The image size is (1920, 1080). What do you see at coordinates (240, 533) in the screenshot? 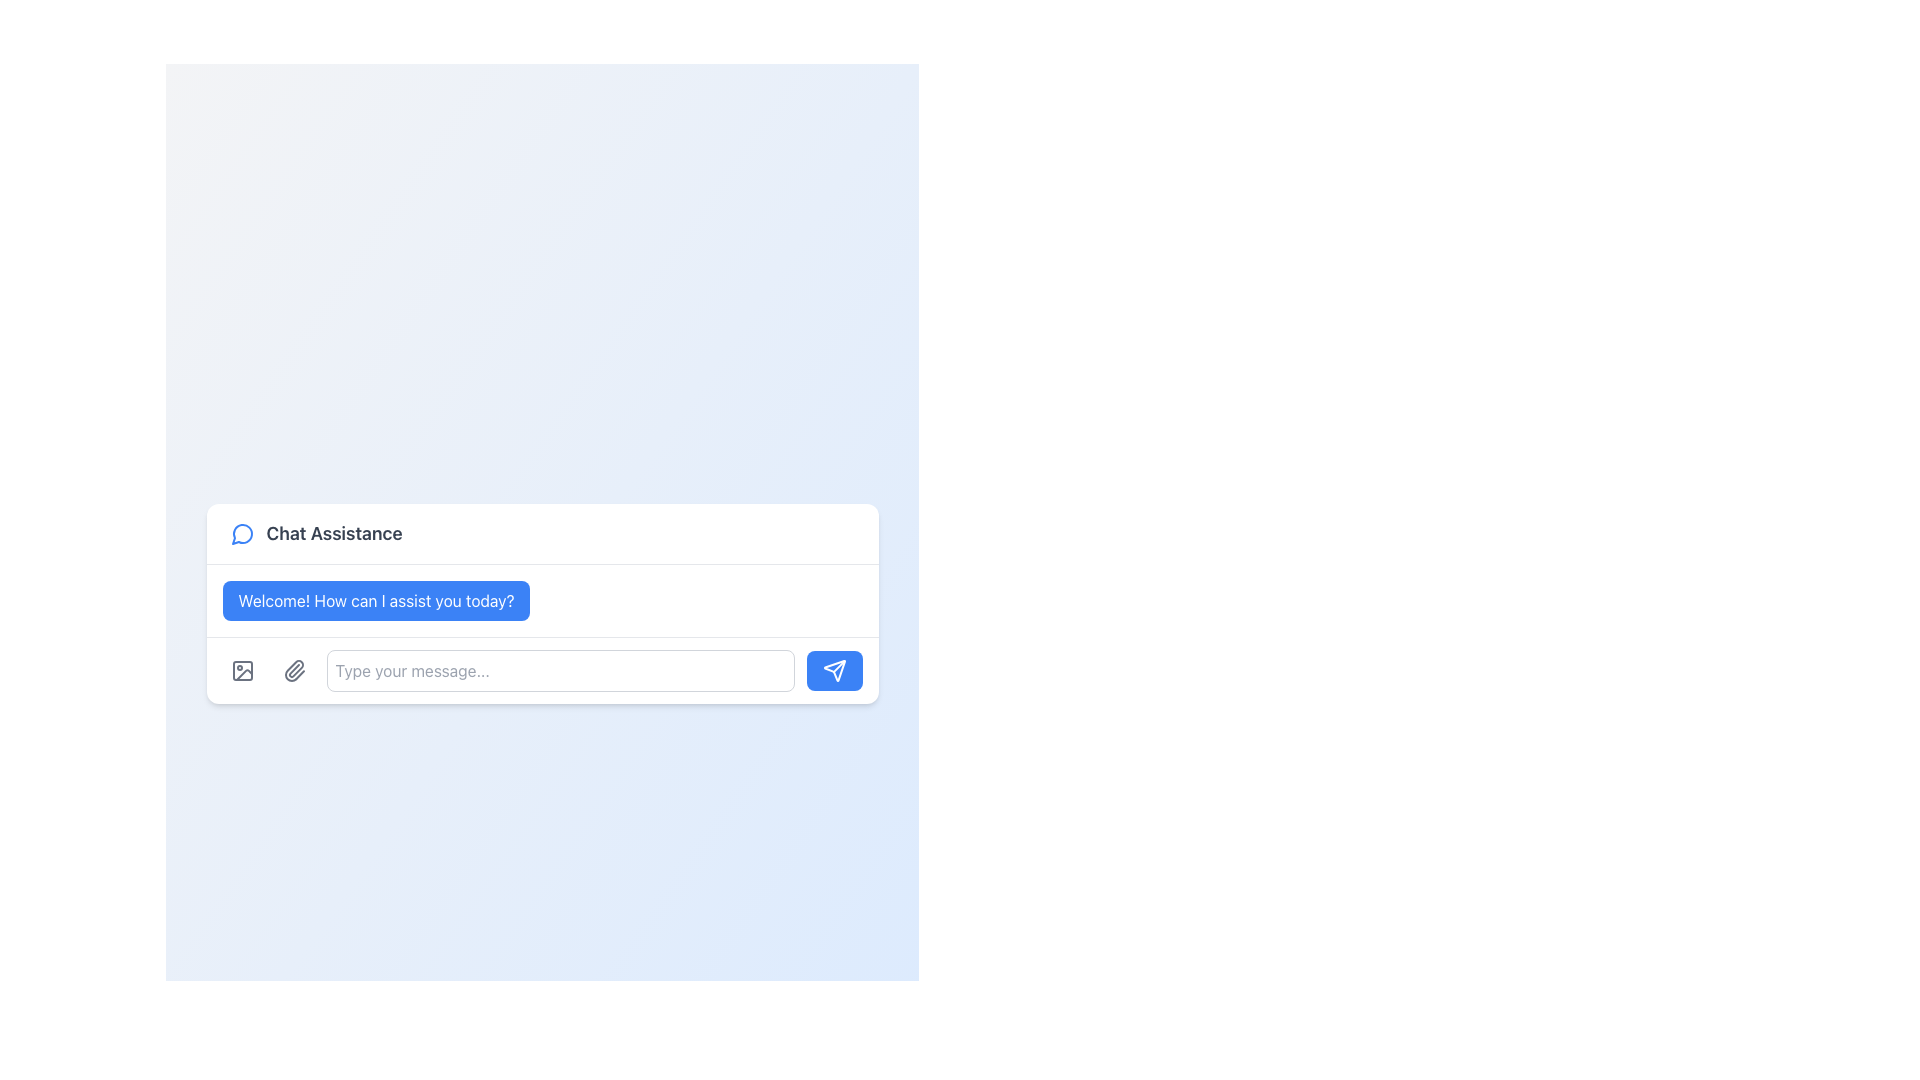
I see `the speech bubble icon located in the top-left corner of the chat assistance widget before the 'Chat Assistance' text` at bounding box center [240, 533].